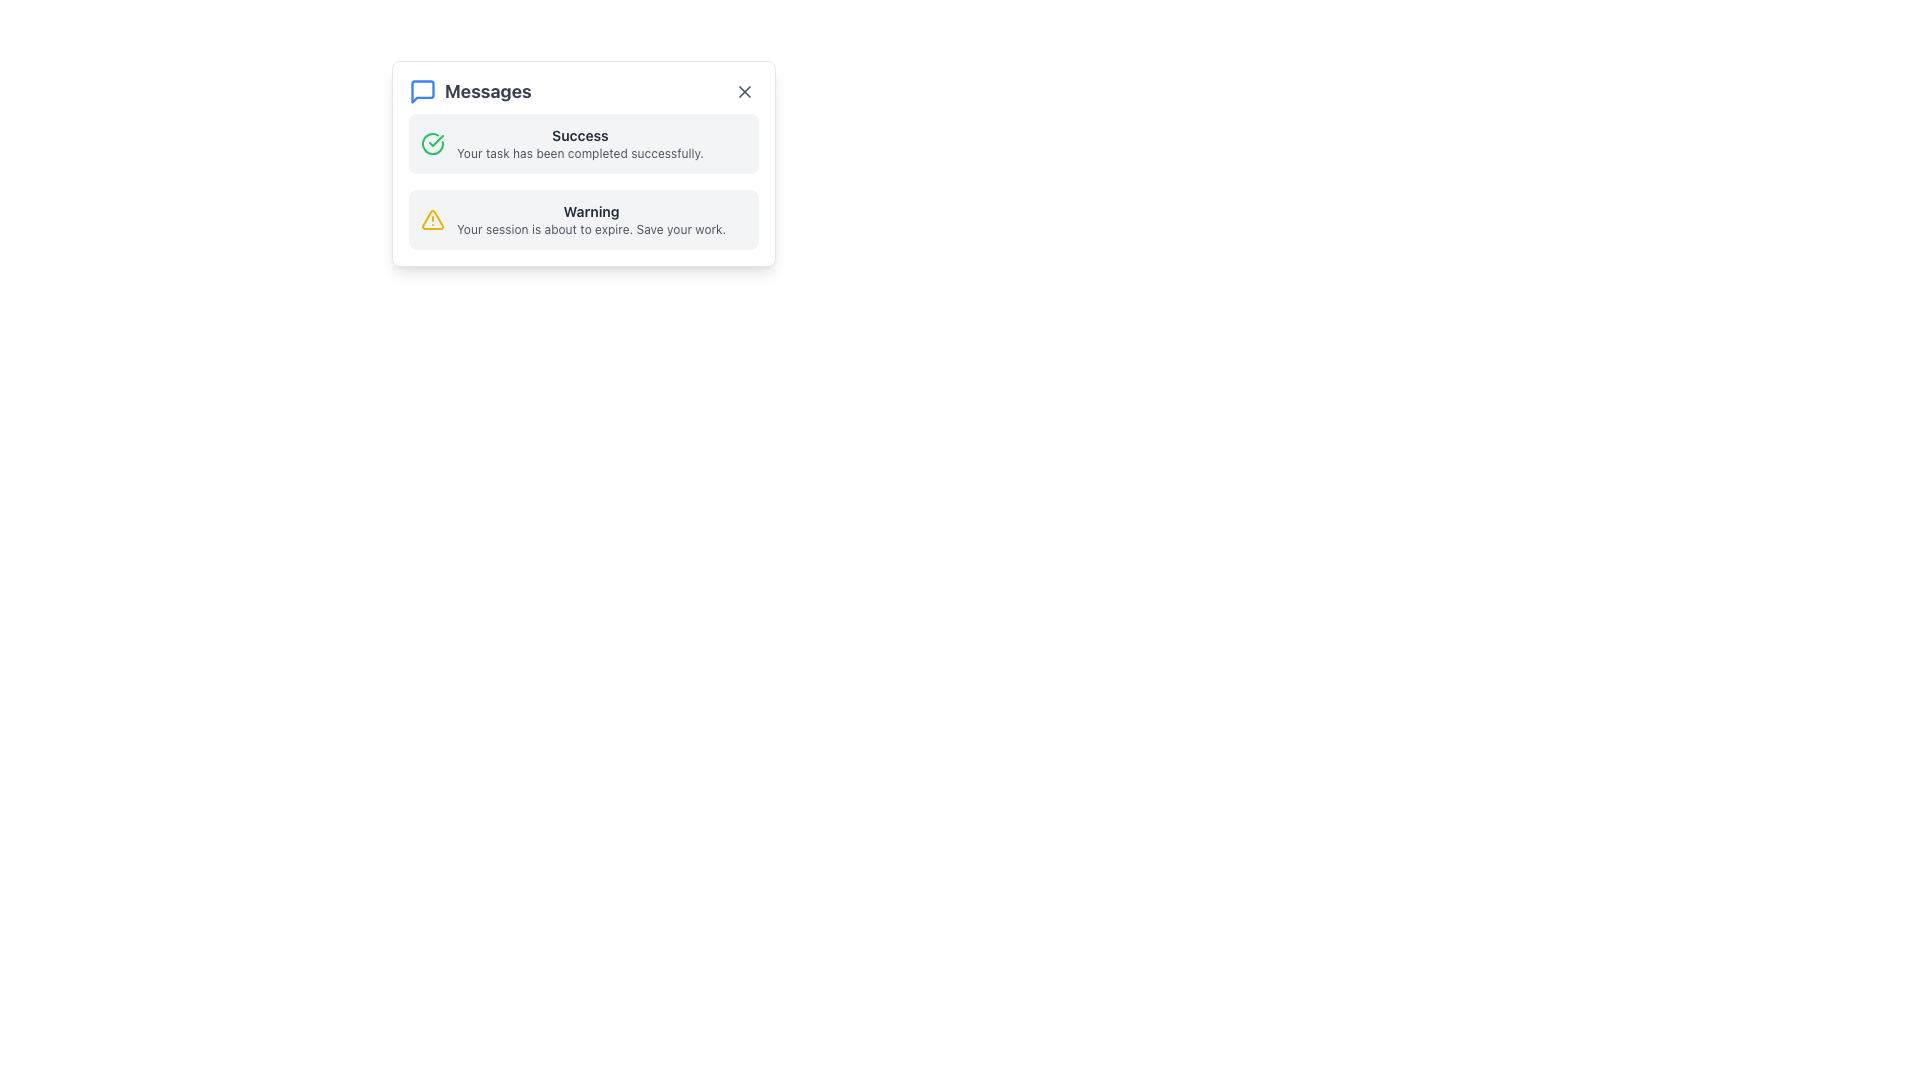 This screenshot has height=1080, width=1920. What do you see at coordinates (435, 140) in the screenshot?
I see `the checkmark icon inside the green circular border next to the 'Success' message in the notification` at bounding box center [435, 140].